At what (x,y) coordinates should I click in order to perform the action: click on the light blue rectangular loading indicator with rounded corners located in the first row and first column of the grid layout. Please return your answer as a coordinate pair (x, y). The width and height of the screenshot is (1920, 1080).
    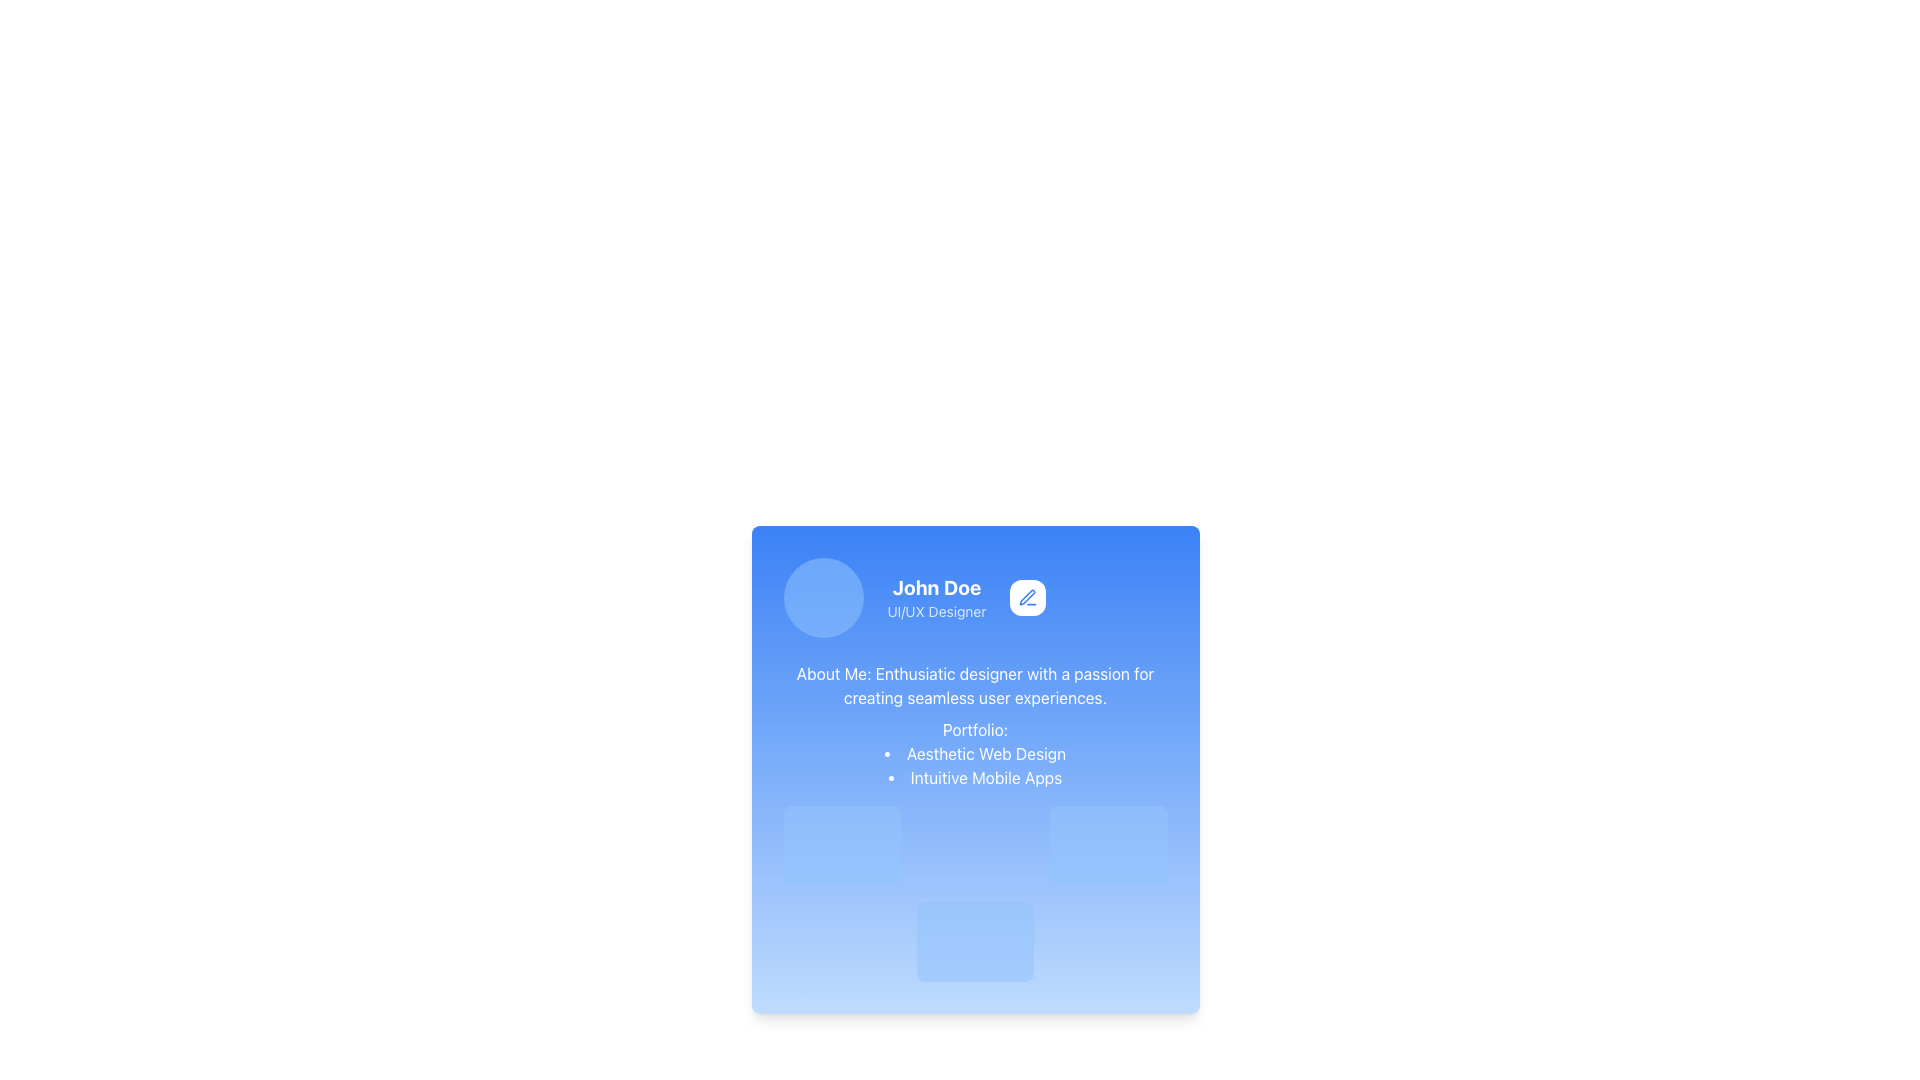
    Looking at the image, I should click on (842, 845).